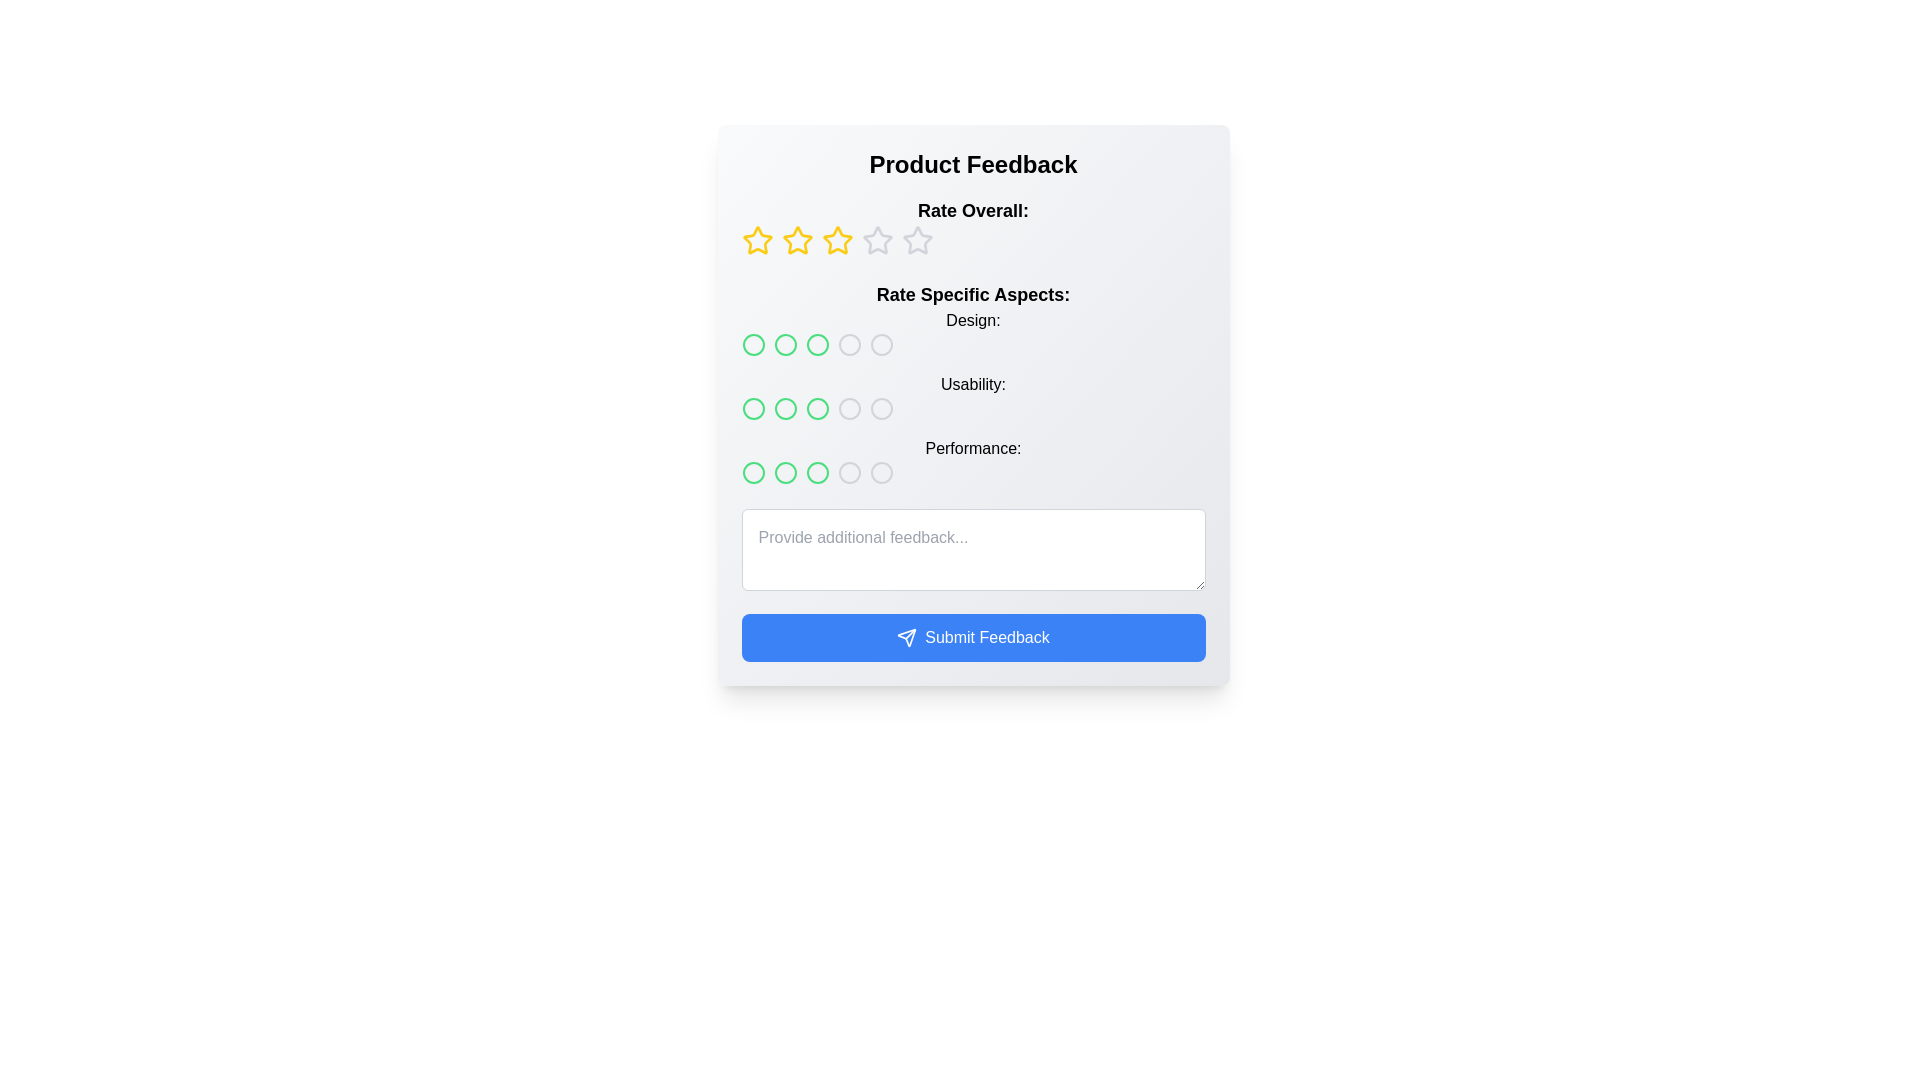  What do you see at coordinates (916, 239) in the screenshot?
I see `the fourth star button` at bounding box center [916, 239].